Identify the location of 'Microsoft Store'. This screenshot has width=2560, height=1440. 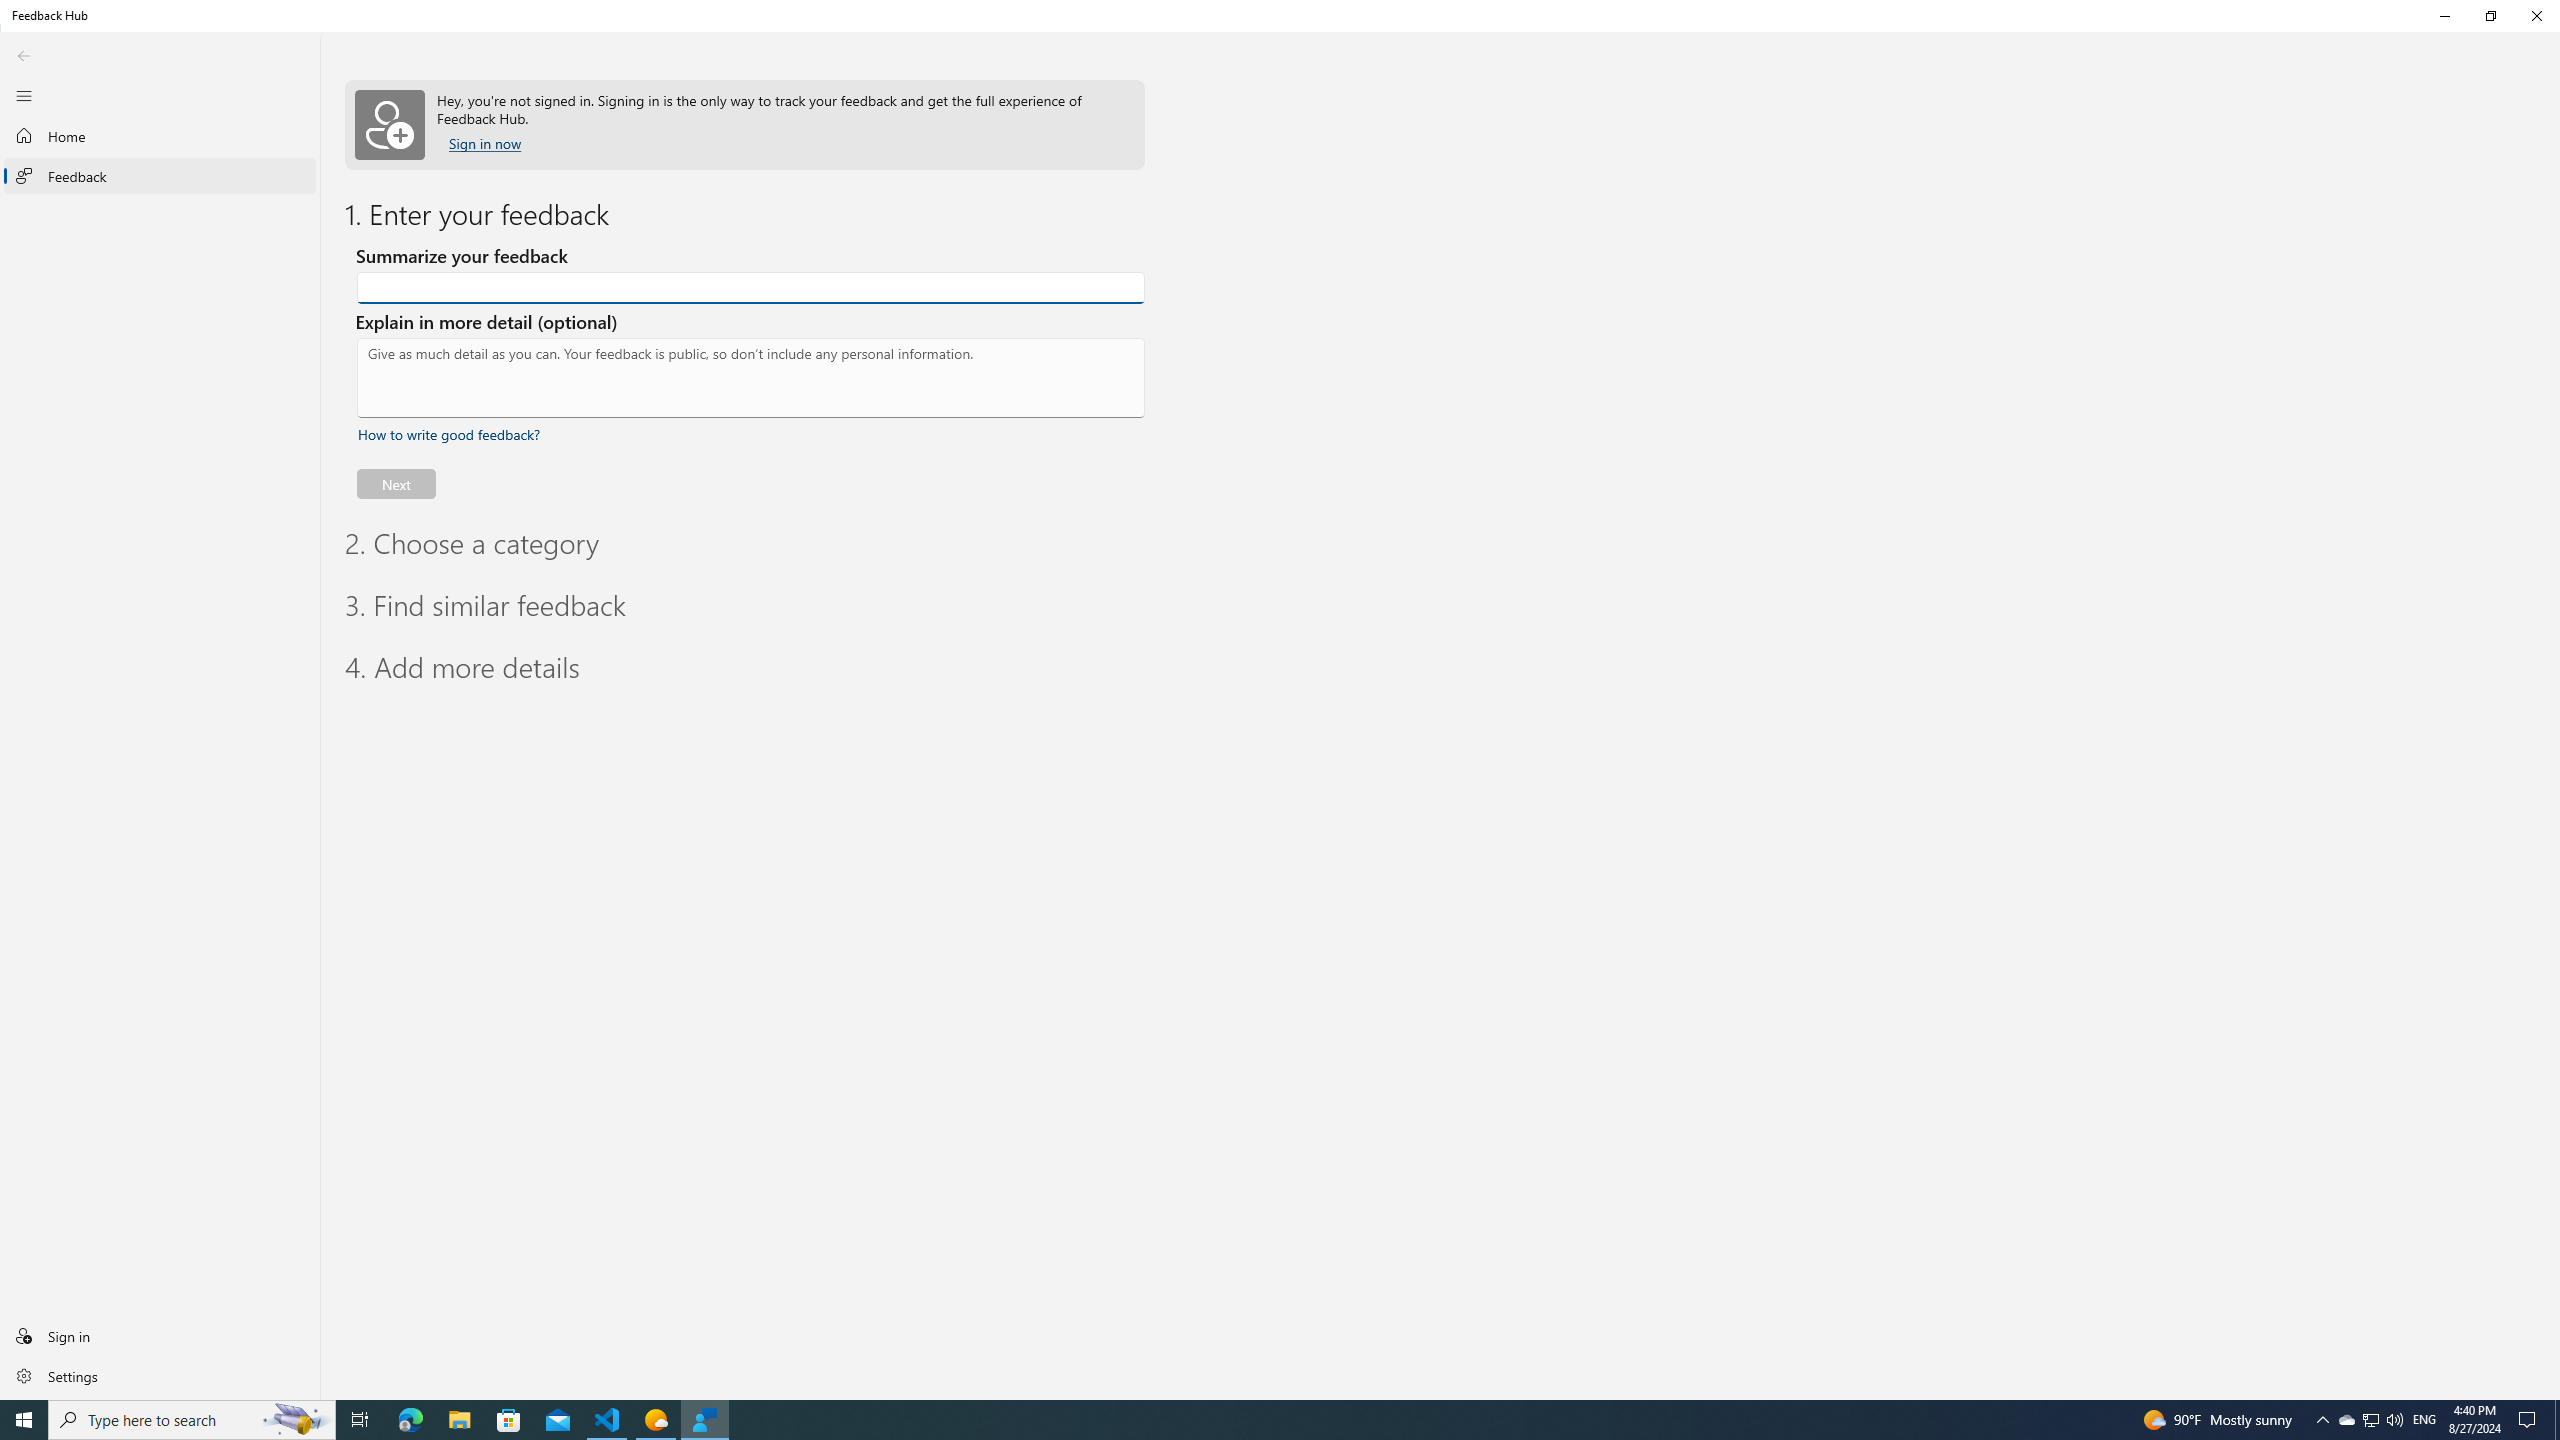
(509, 1418).